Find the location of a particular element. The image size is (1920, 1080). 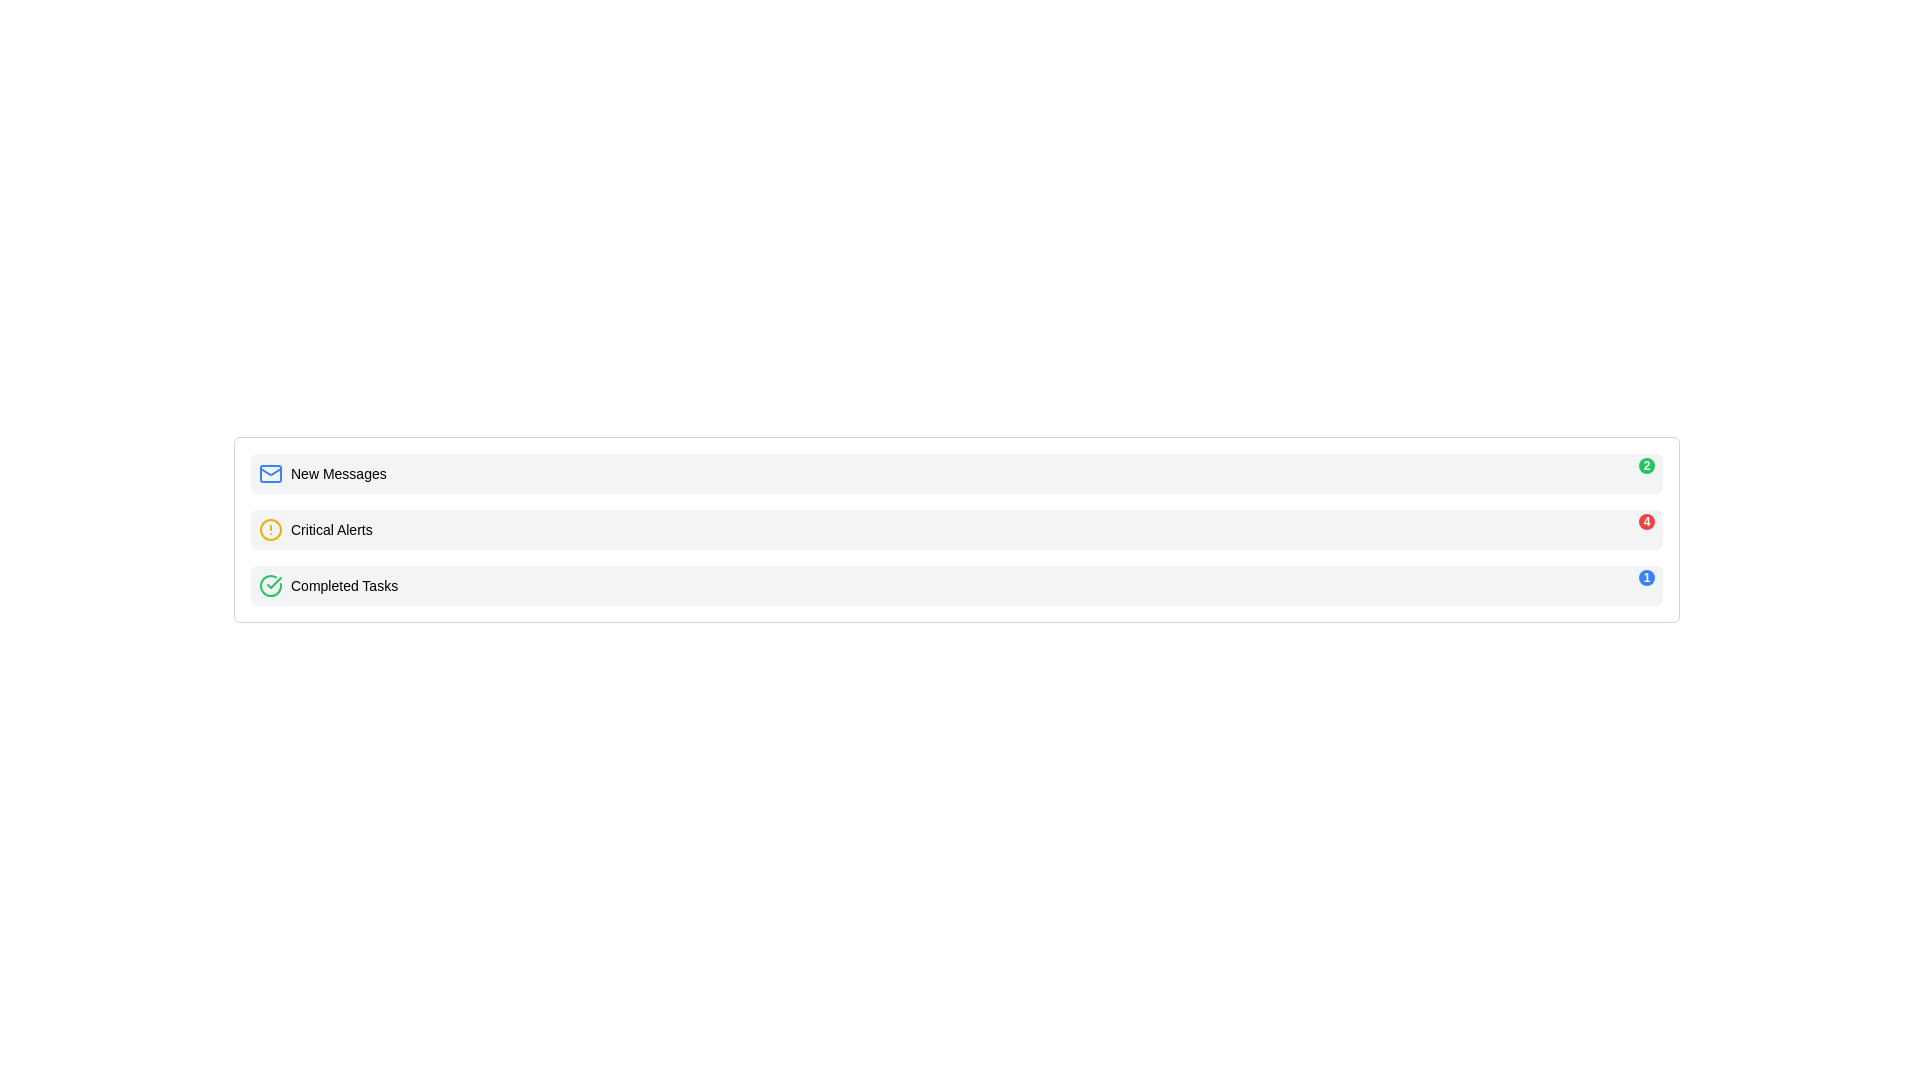

the small, circular blue badge with white text '1' located at the top-right corner of the 'Completed Tasks' panel is located at coordinates (1646, 579).